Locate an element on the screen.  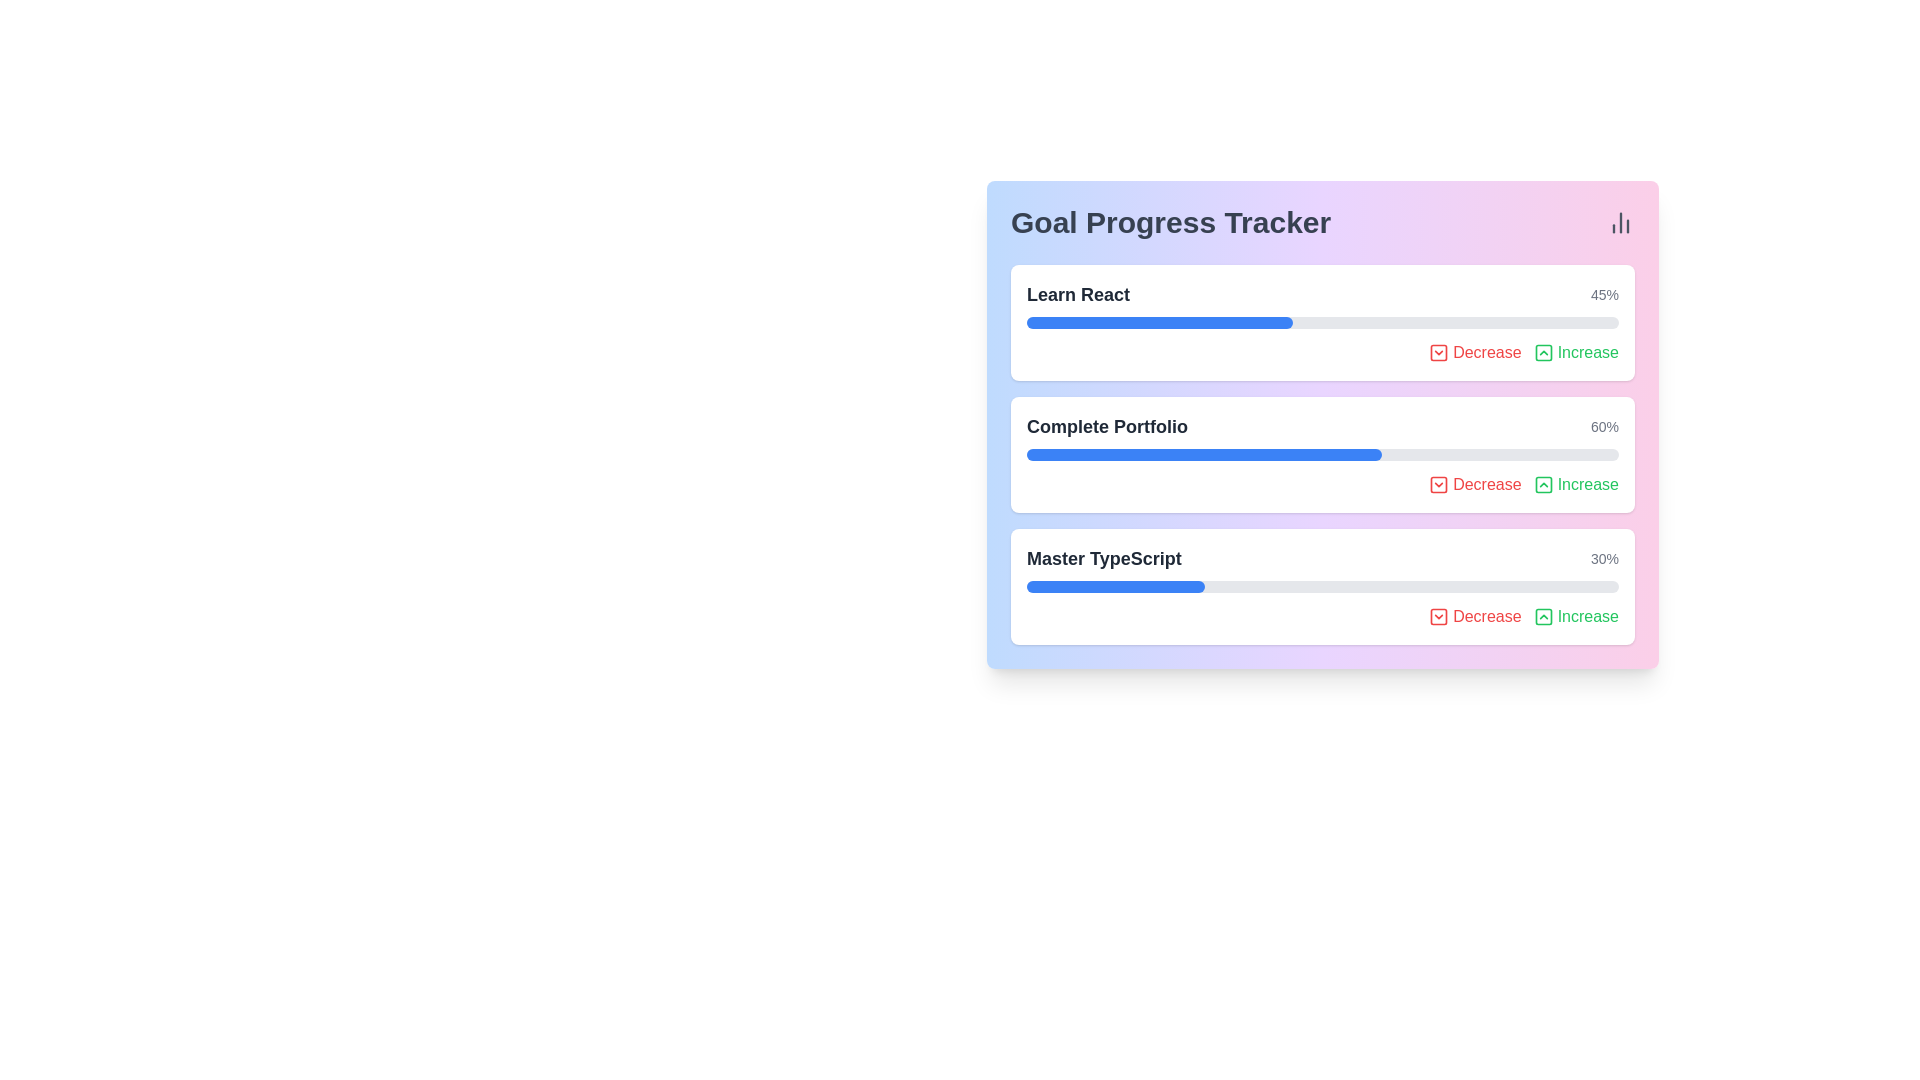
the progress bar representing the completion percentage for the 'Learn React' goal, located in the first card of the goal tracker interface is located at coordinates (1323, 322).